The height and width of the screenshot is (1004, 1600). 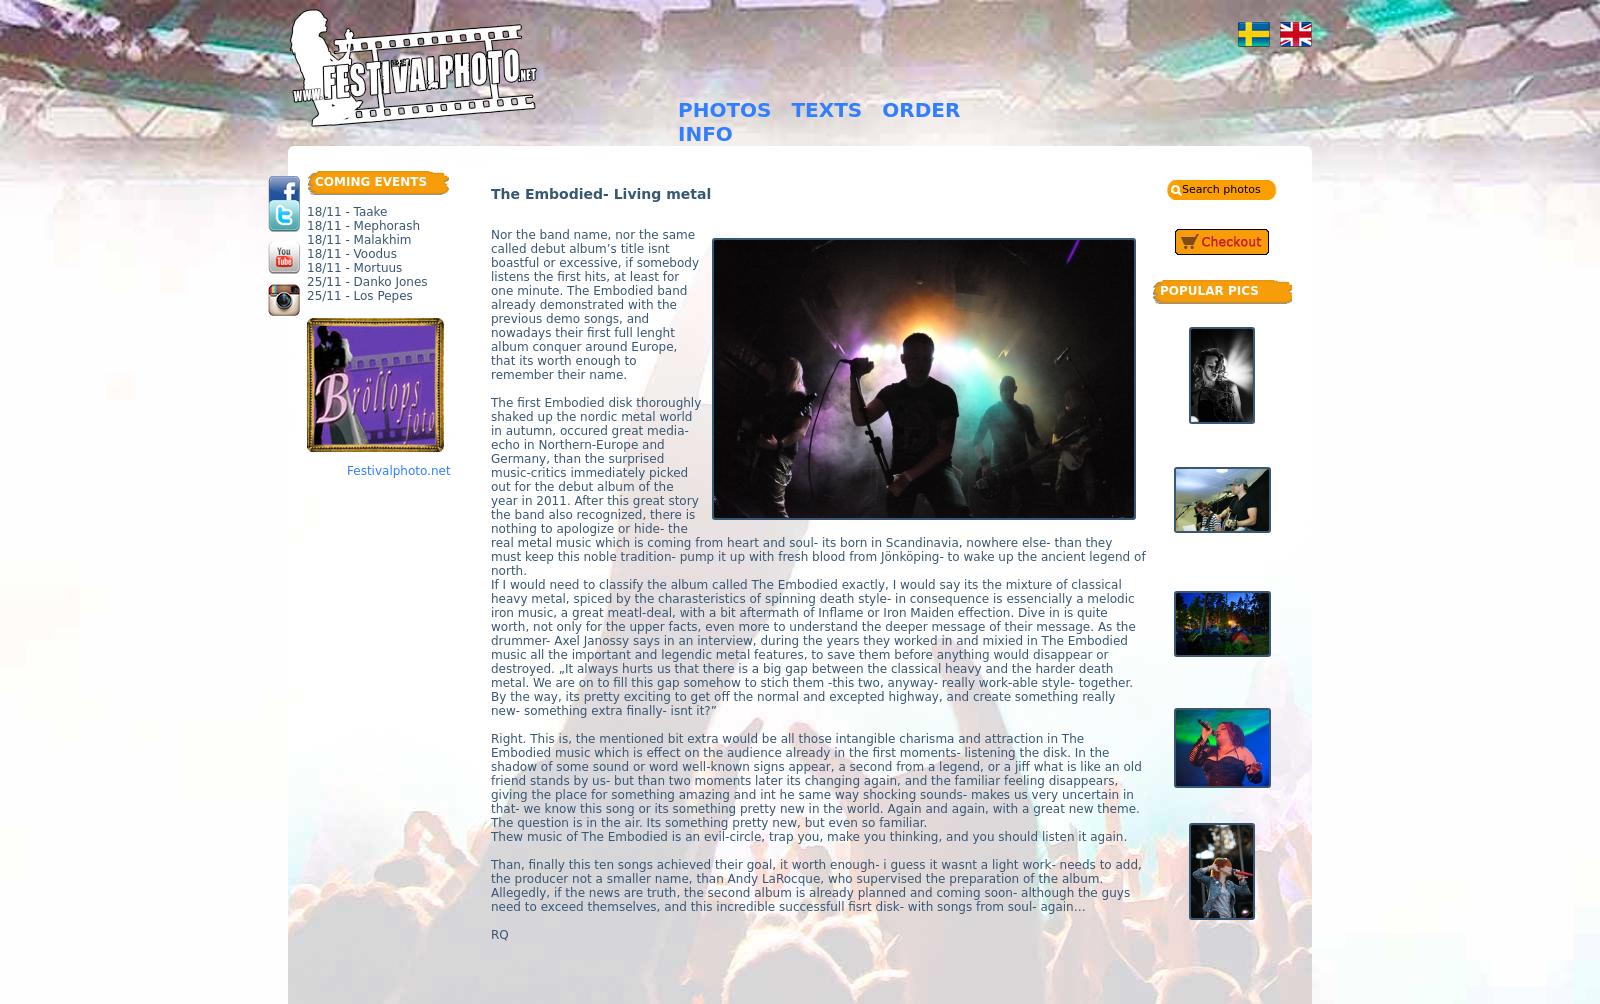 I want to click on 'POPULAR PICS', so click(x=1207, y=289).